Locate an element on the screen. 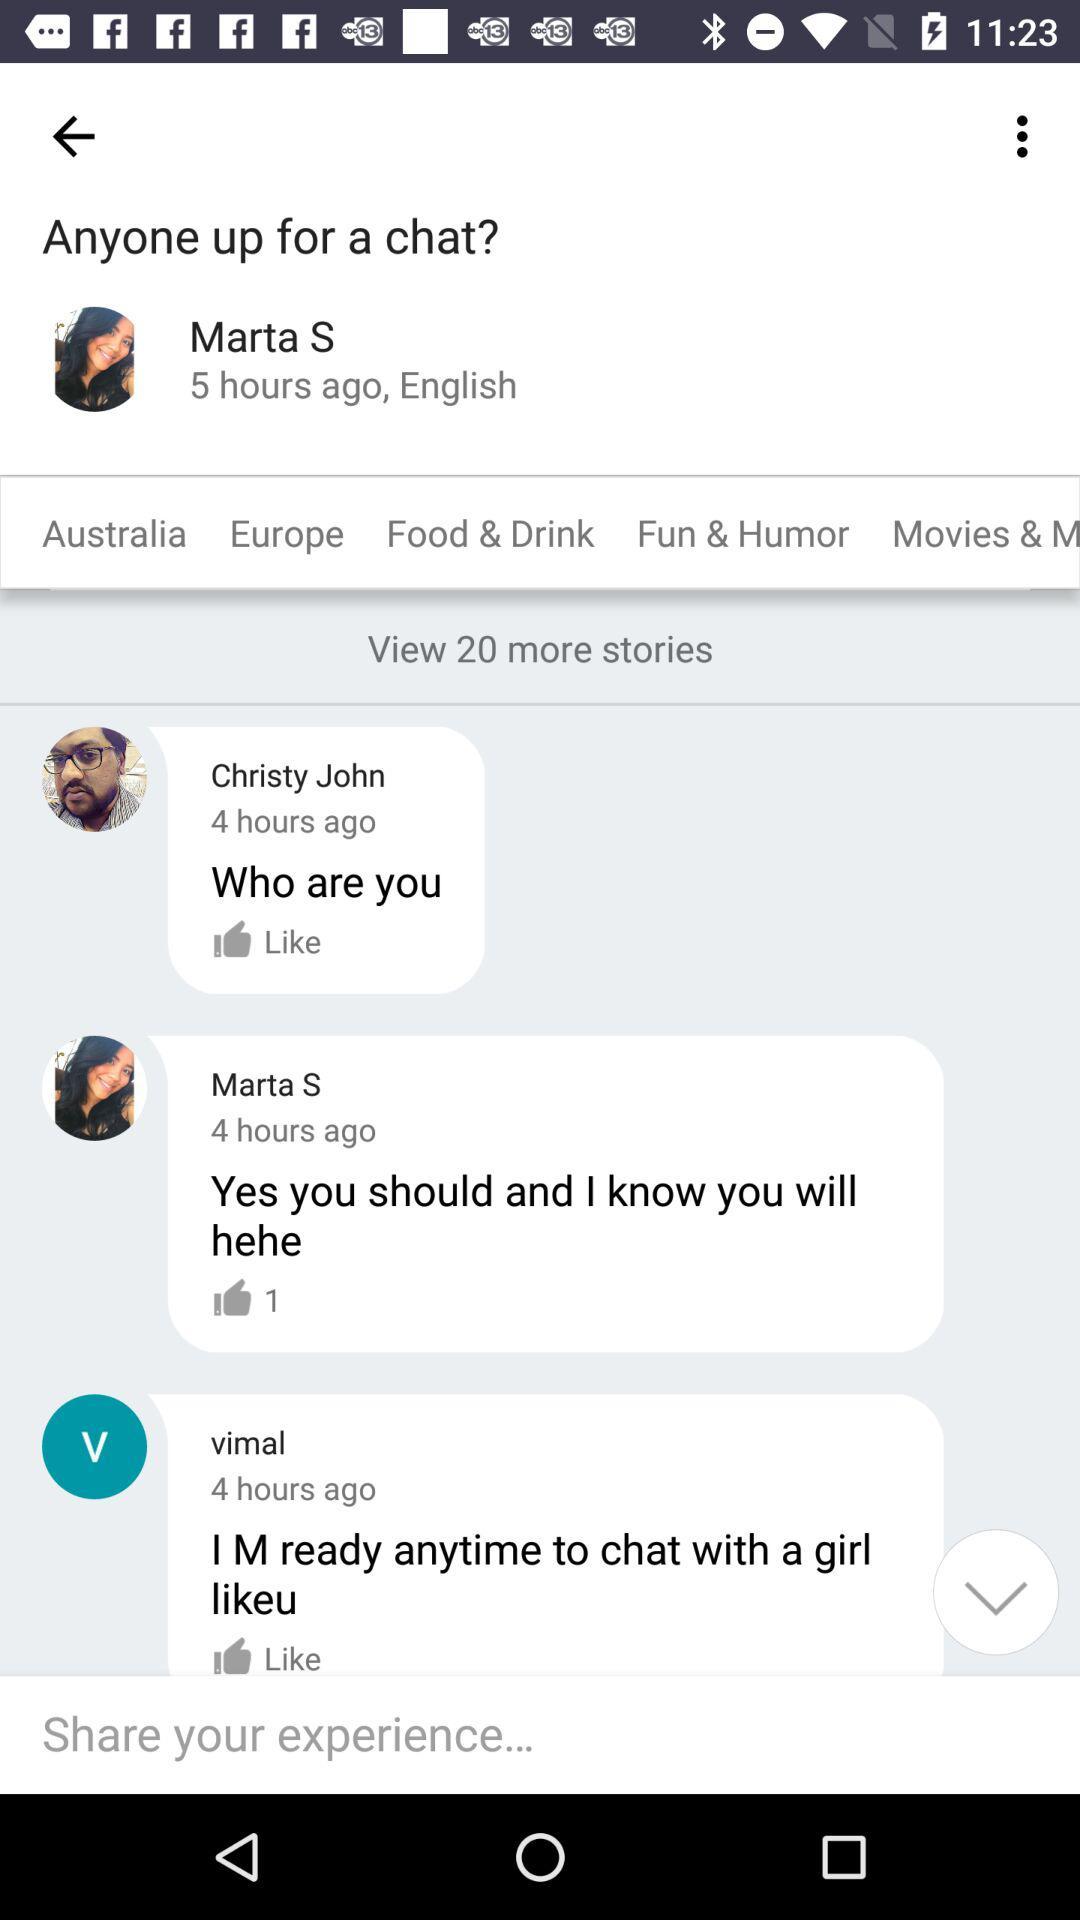 Image resolution: width=1080 pixels, height=1920 pixels. write a reply is located at coordinates (550, 1734).